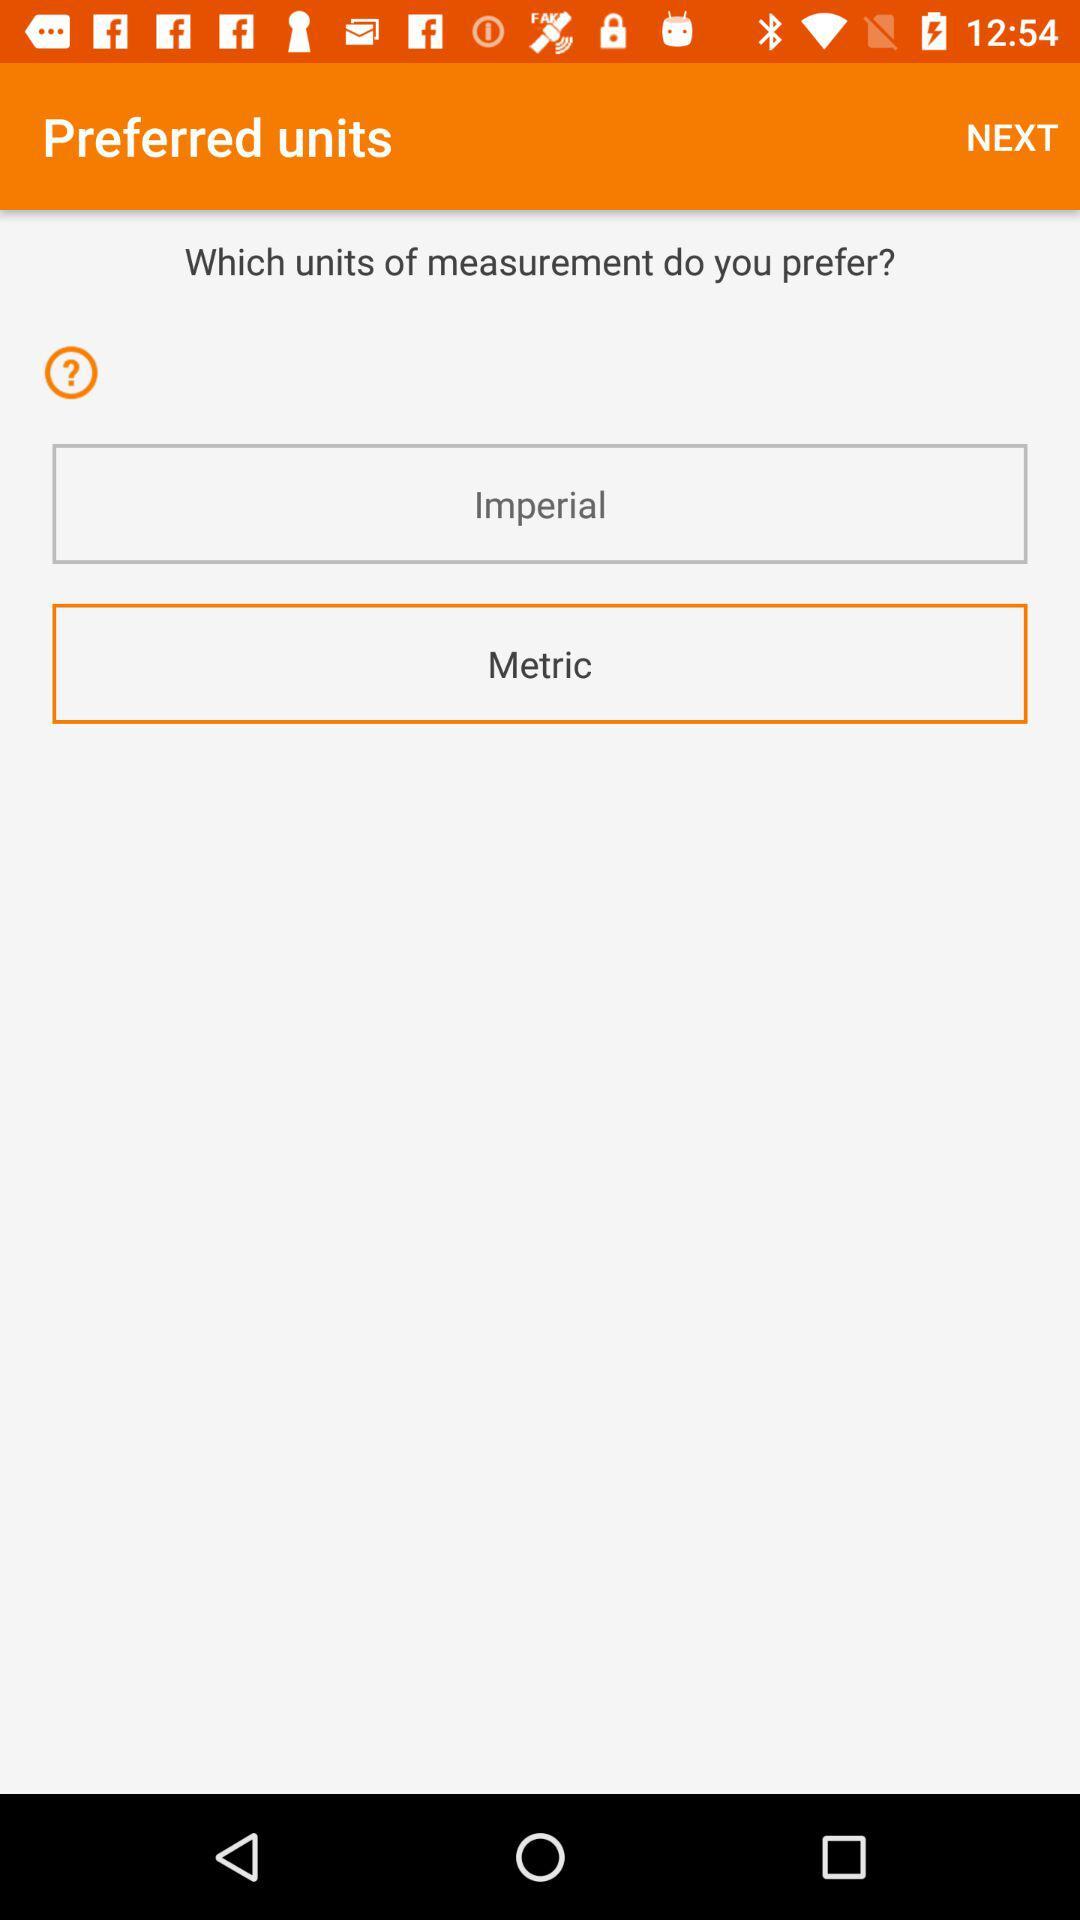 Image resolution: width=1080 pixels, height=1920 pixels. What do you see at coordinates (1012, 135) in the screenshot?
I see `icon above which units of icon` at bounding box center [1012, 135].